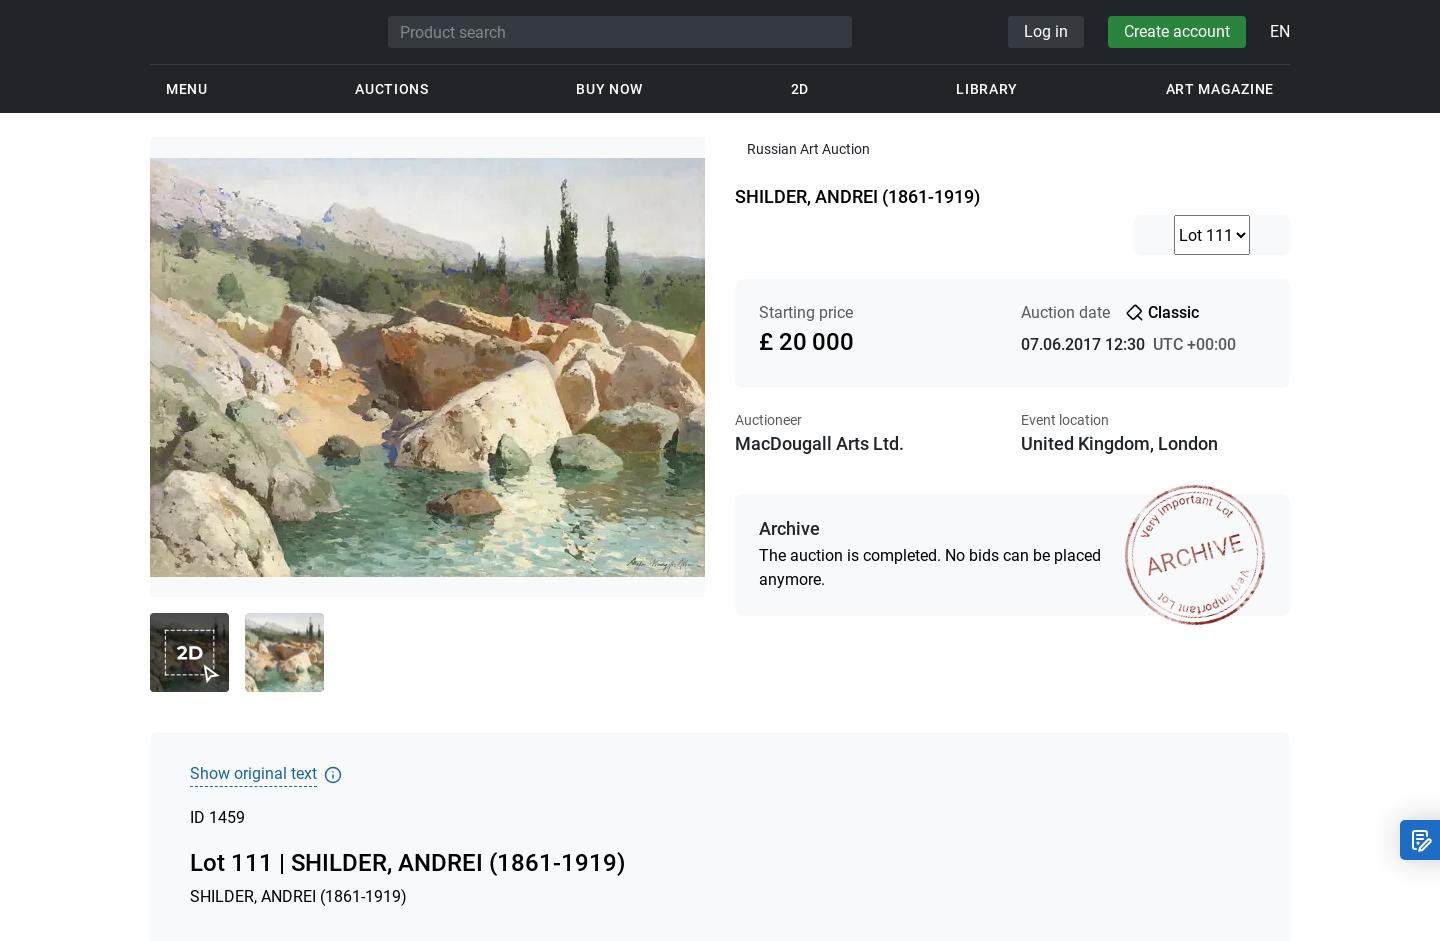 The width and height of the screenshot is (1440, 941). I want to click on 'Archive', so click(789, 528).